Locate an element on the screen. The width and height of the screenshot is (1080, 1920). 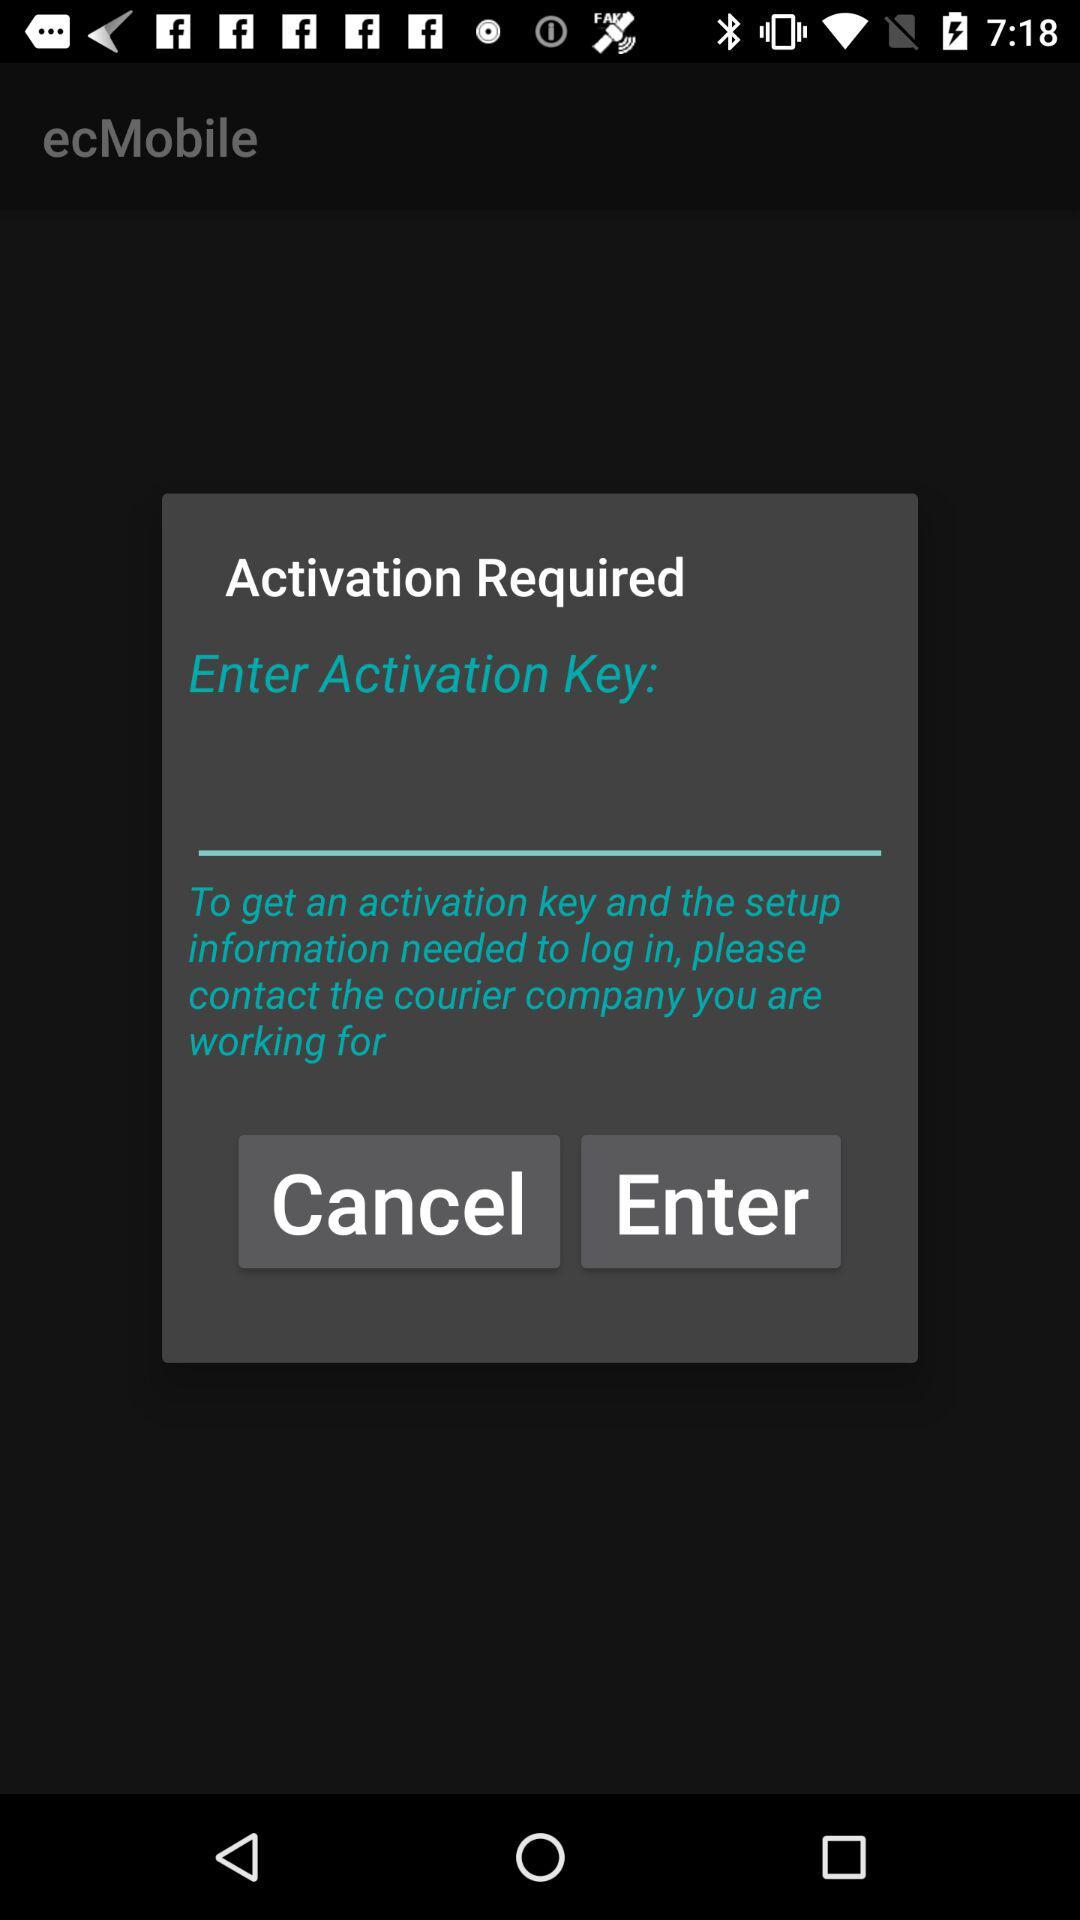
button next to enter item is located at coordinates (399, 1200).